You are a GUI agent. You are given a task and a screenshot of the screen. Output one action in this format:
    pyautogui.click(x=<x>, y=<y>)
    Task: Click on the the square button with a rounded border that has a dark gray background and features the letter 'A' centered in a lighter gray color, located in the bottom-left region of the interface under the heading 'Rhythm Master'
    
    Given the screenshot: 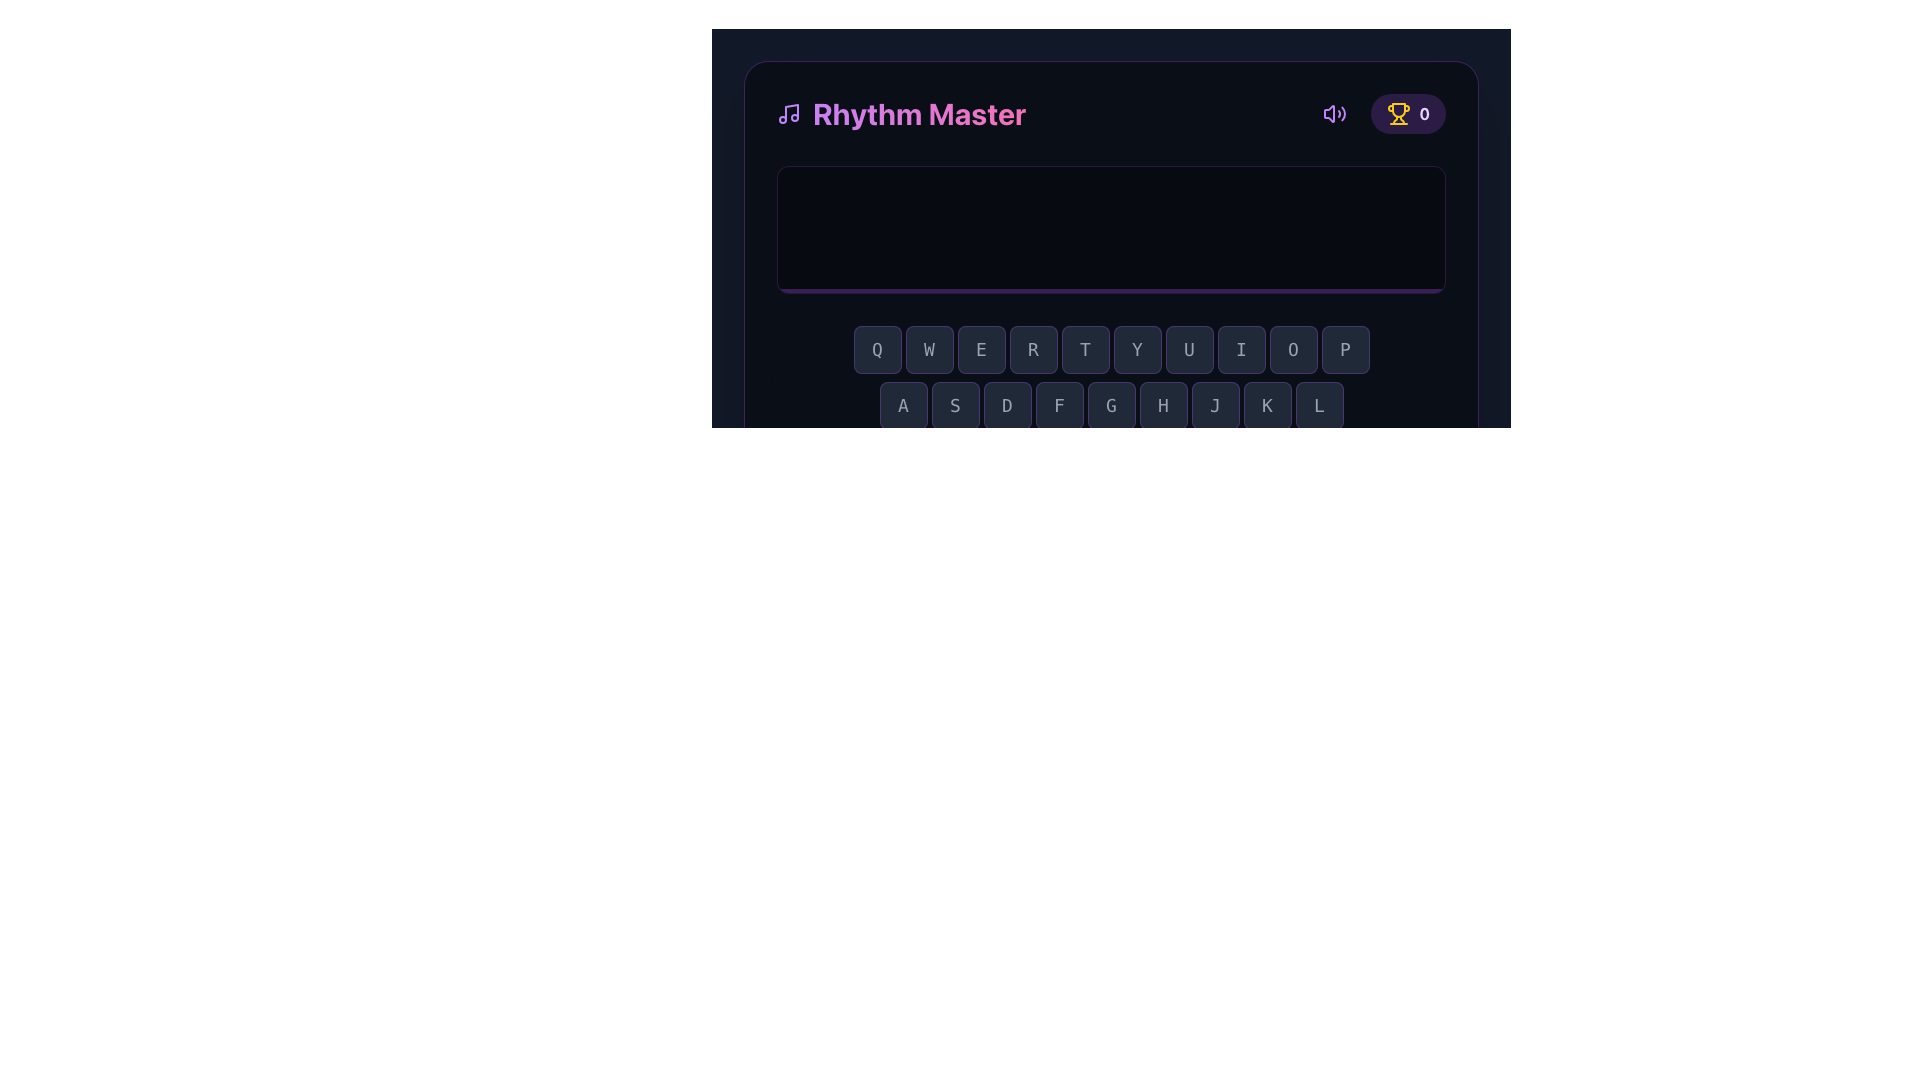 What is the action you would take?
    pyautogui.click(x=902, y=405)
    